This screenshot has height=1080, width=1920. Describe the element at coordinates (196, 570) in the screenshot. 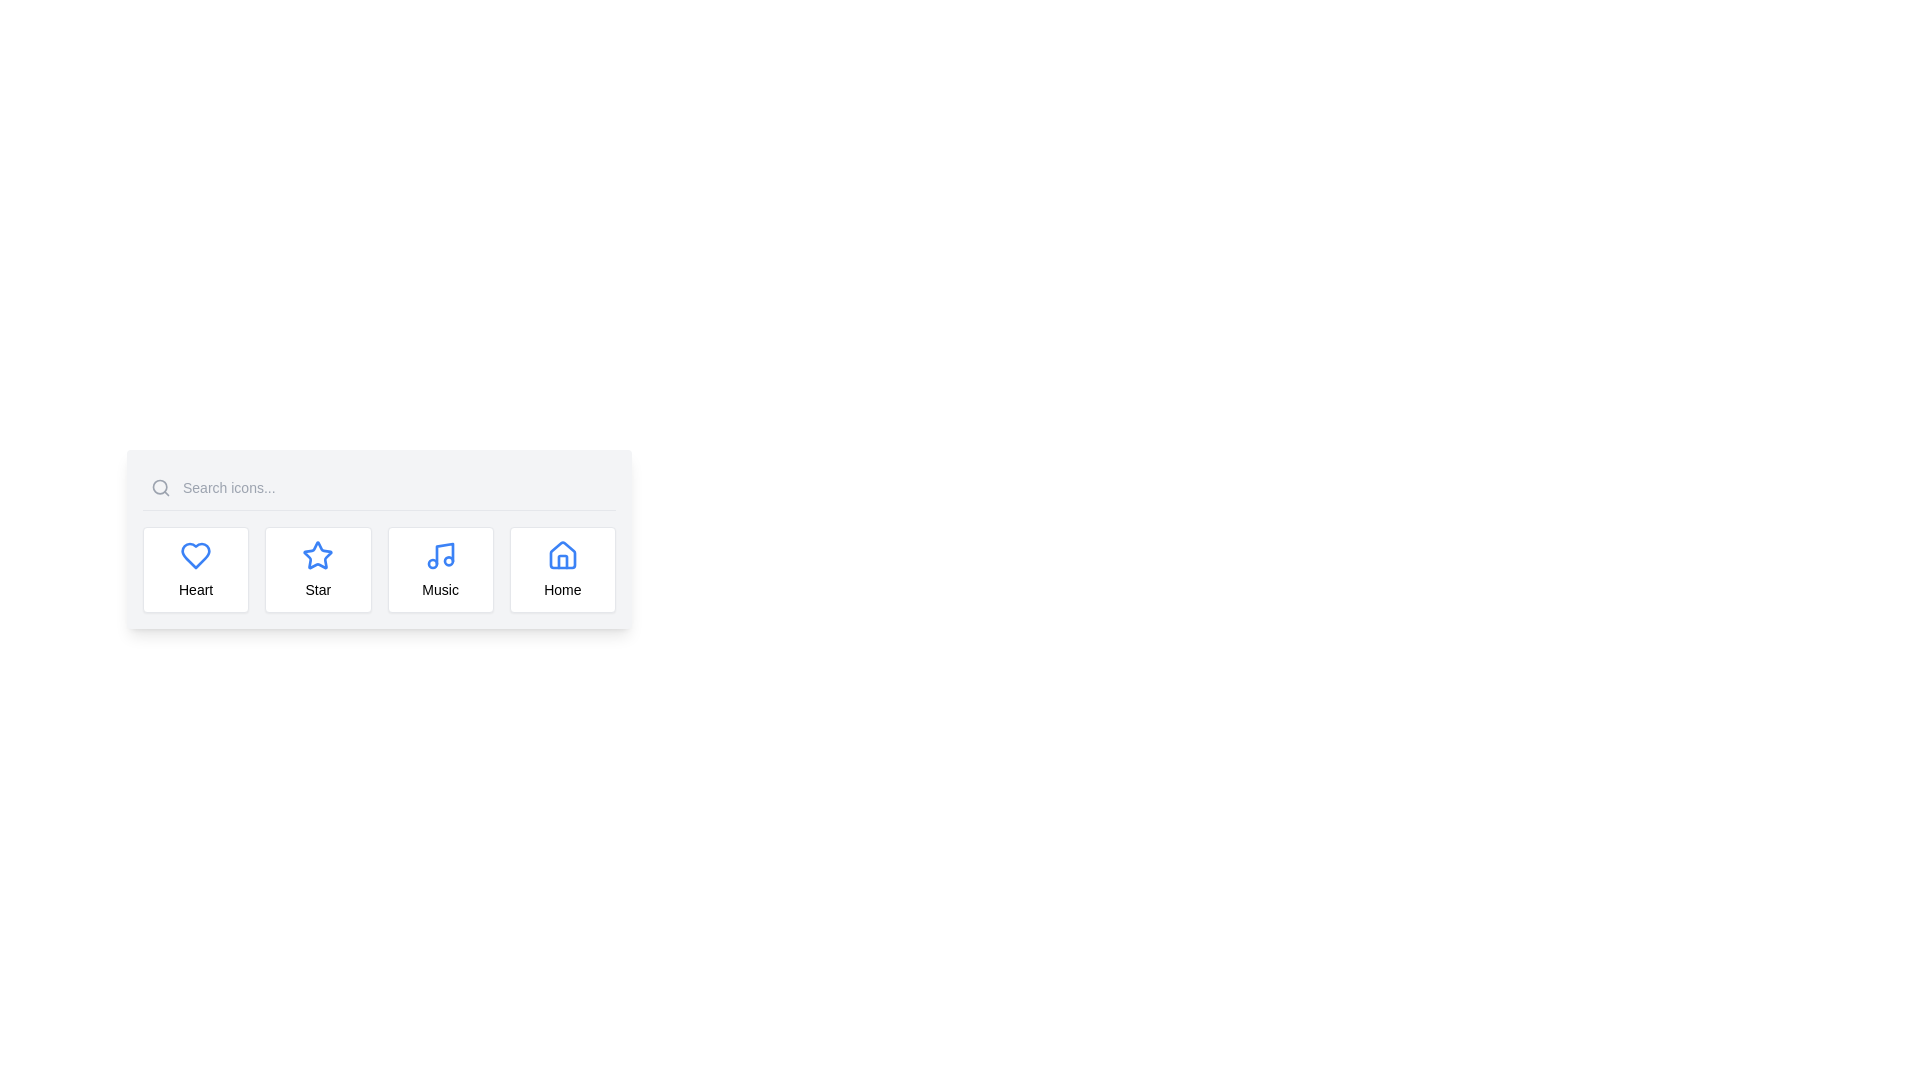

I see `the card element that has a heart icon outlined in blue and the label 'Heart' in black text, located in the top-left corner of the grid layout` at that location.